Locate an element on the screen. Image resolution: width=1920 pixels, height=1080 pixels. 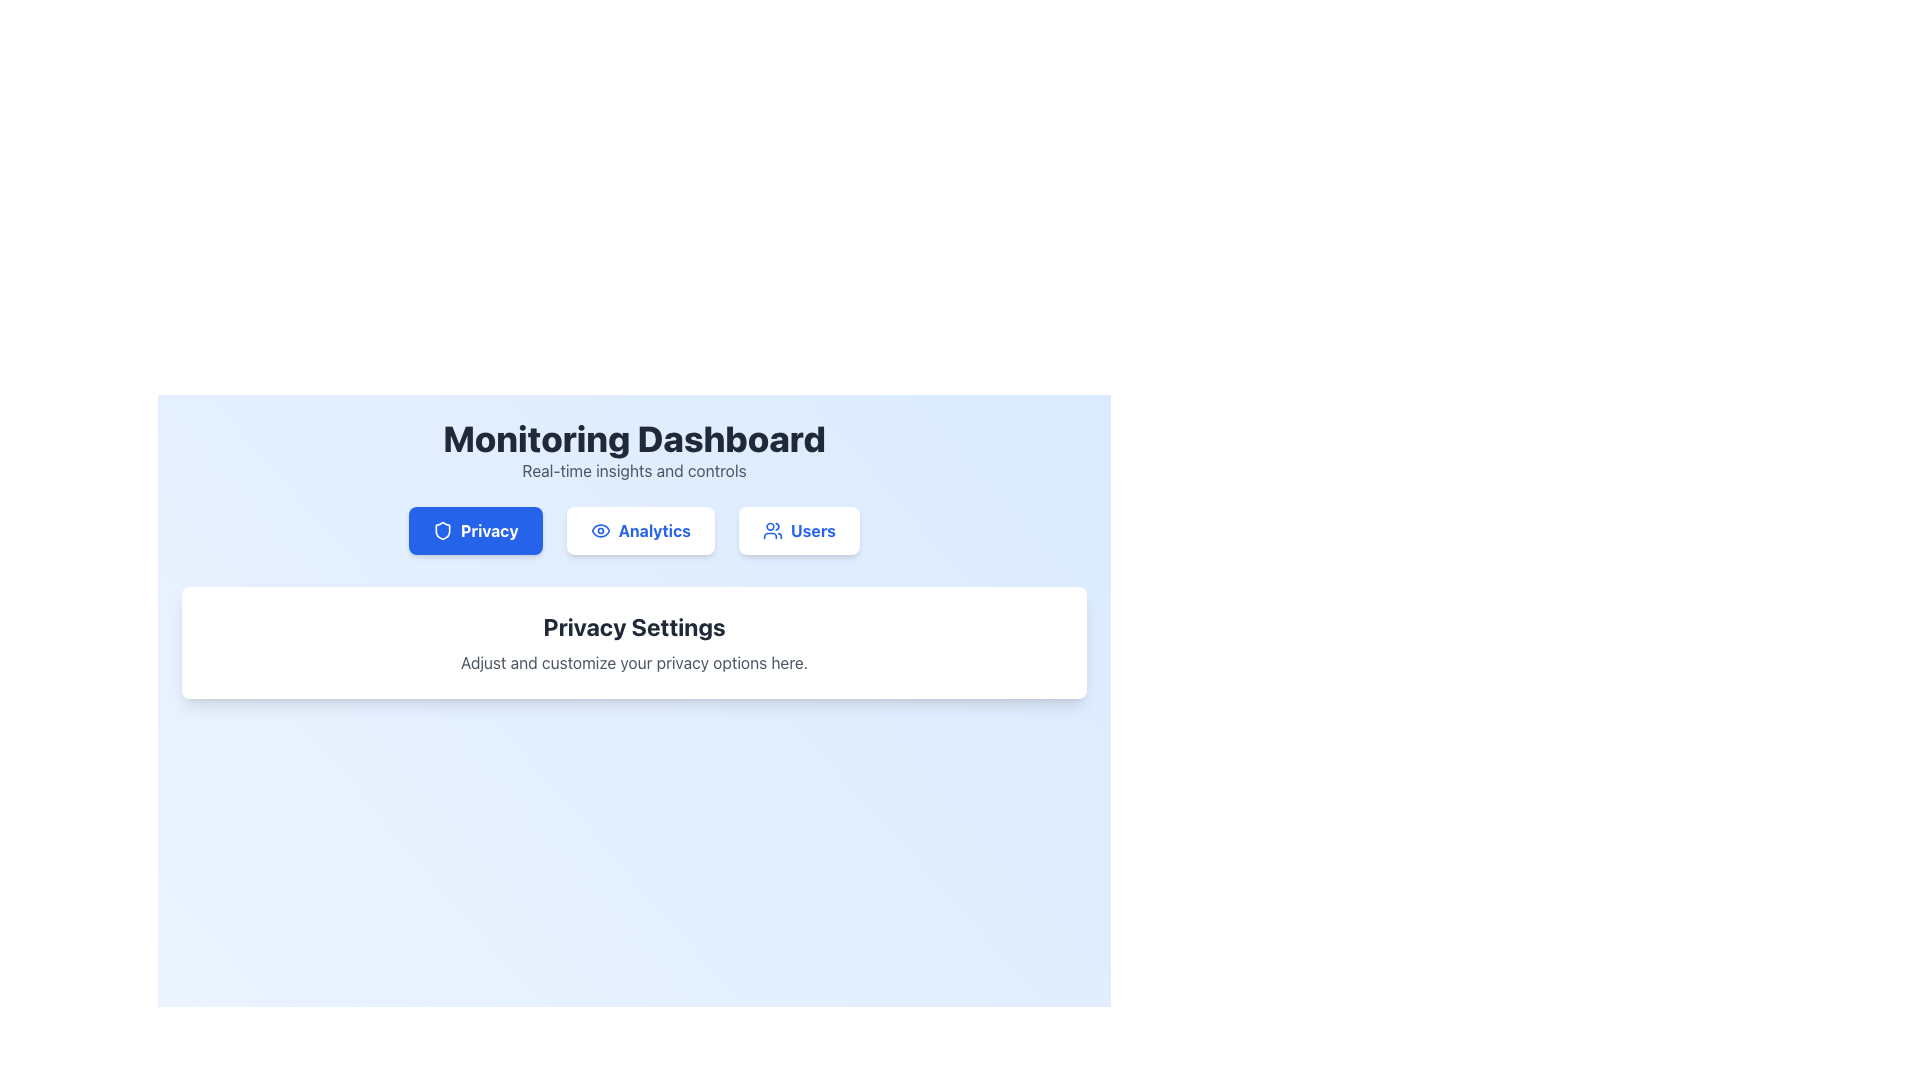
the 'Users' button that contains an SVG icon of a group of users, which is represented by two overlapping circles and additional paths suggesting shoulders and body is located at coordinates (771, 530).